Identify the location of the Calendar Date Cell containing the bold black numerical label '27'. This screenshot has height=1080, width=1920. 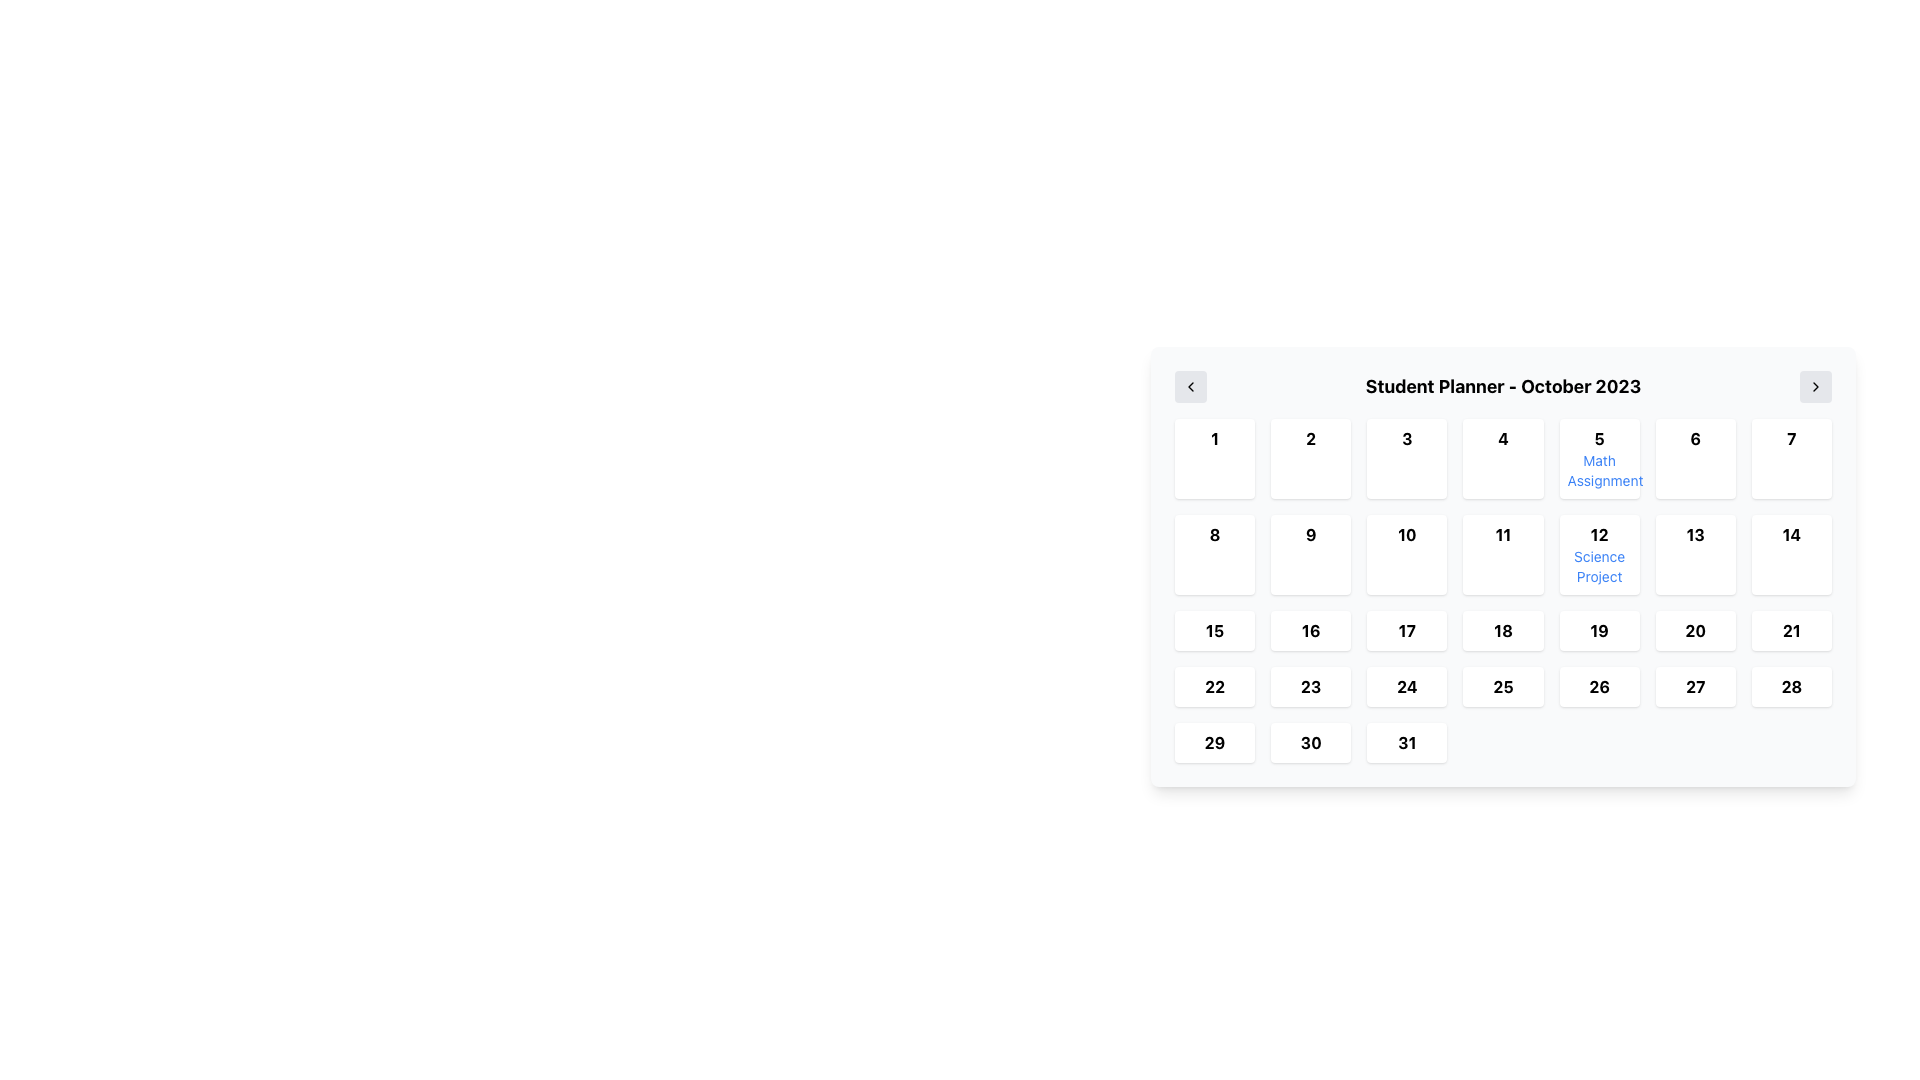
(1694, 685).